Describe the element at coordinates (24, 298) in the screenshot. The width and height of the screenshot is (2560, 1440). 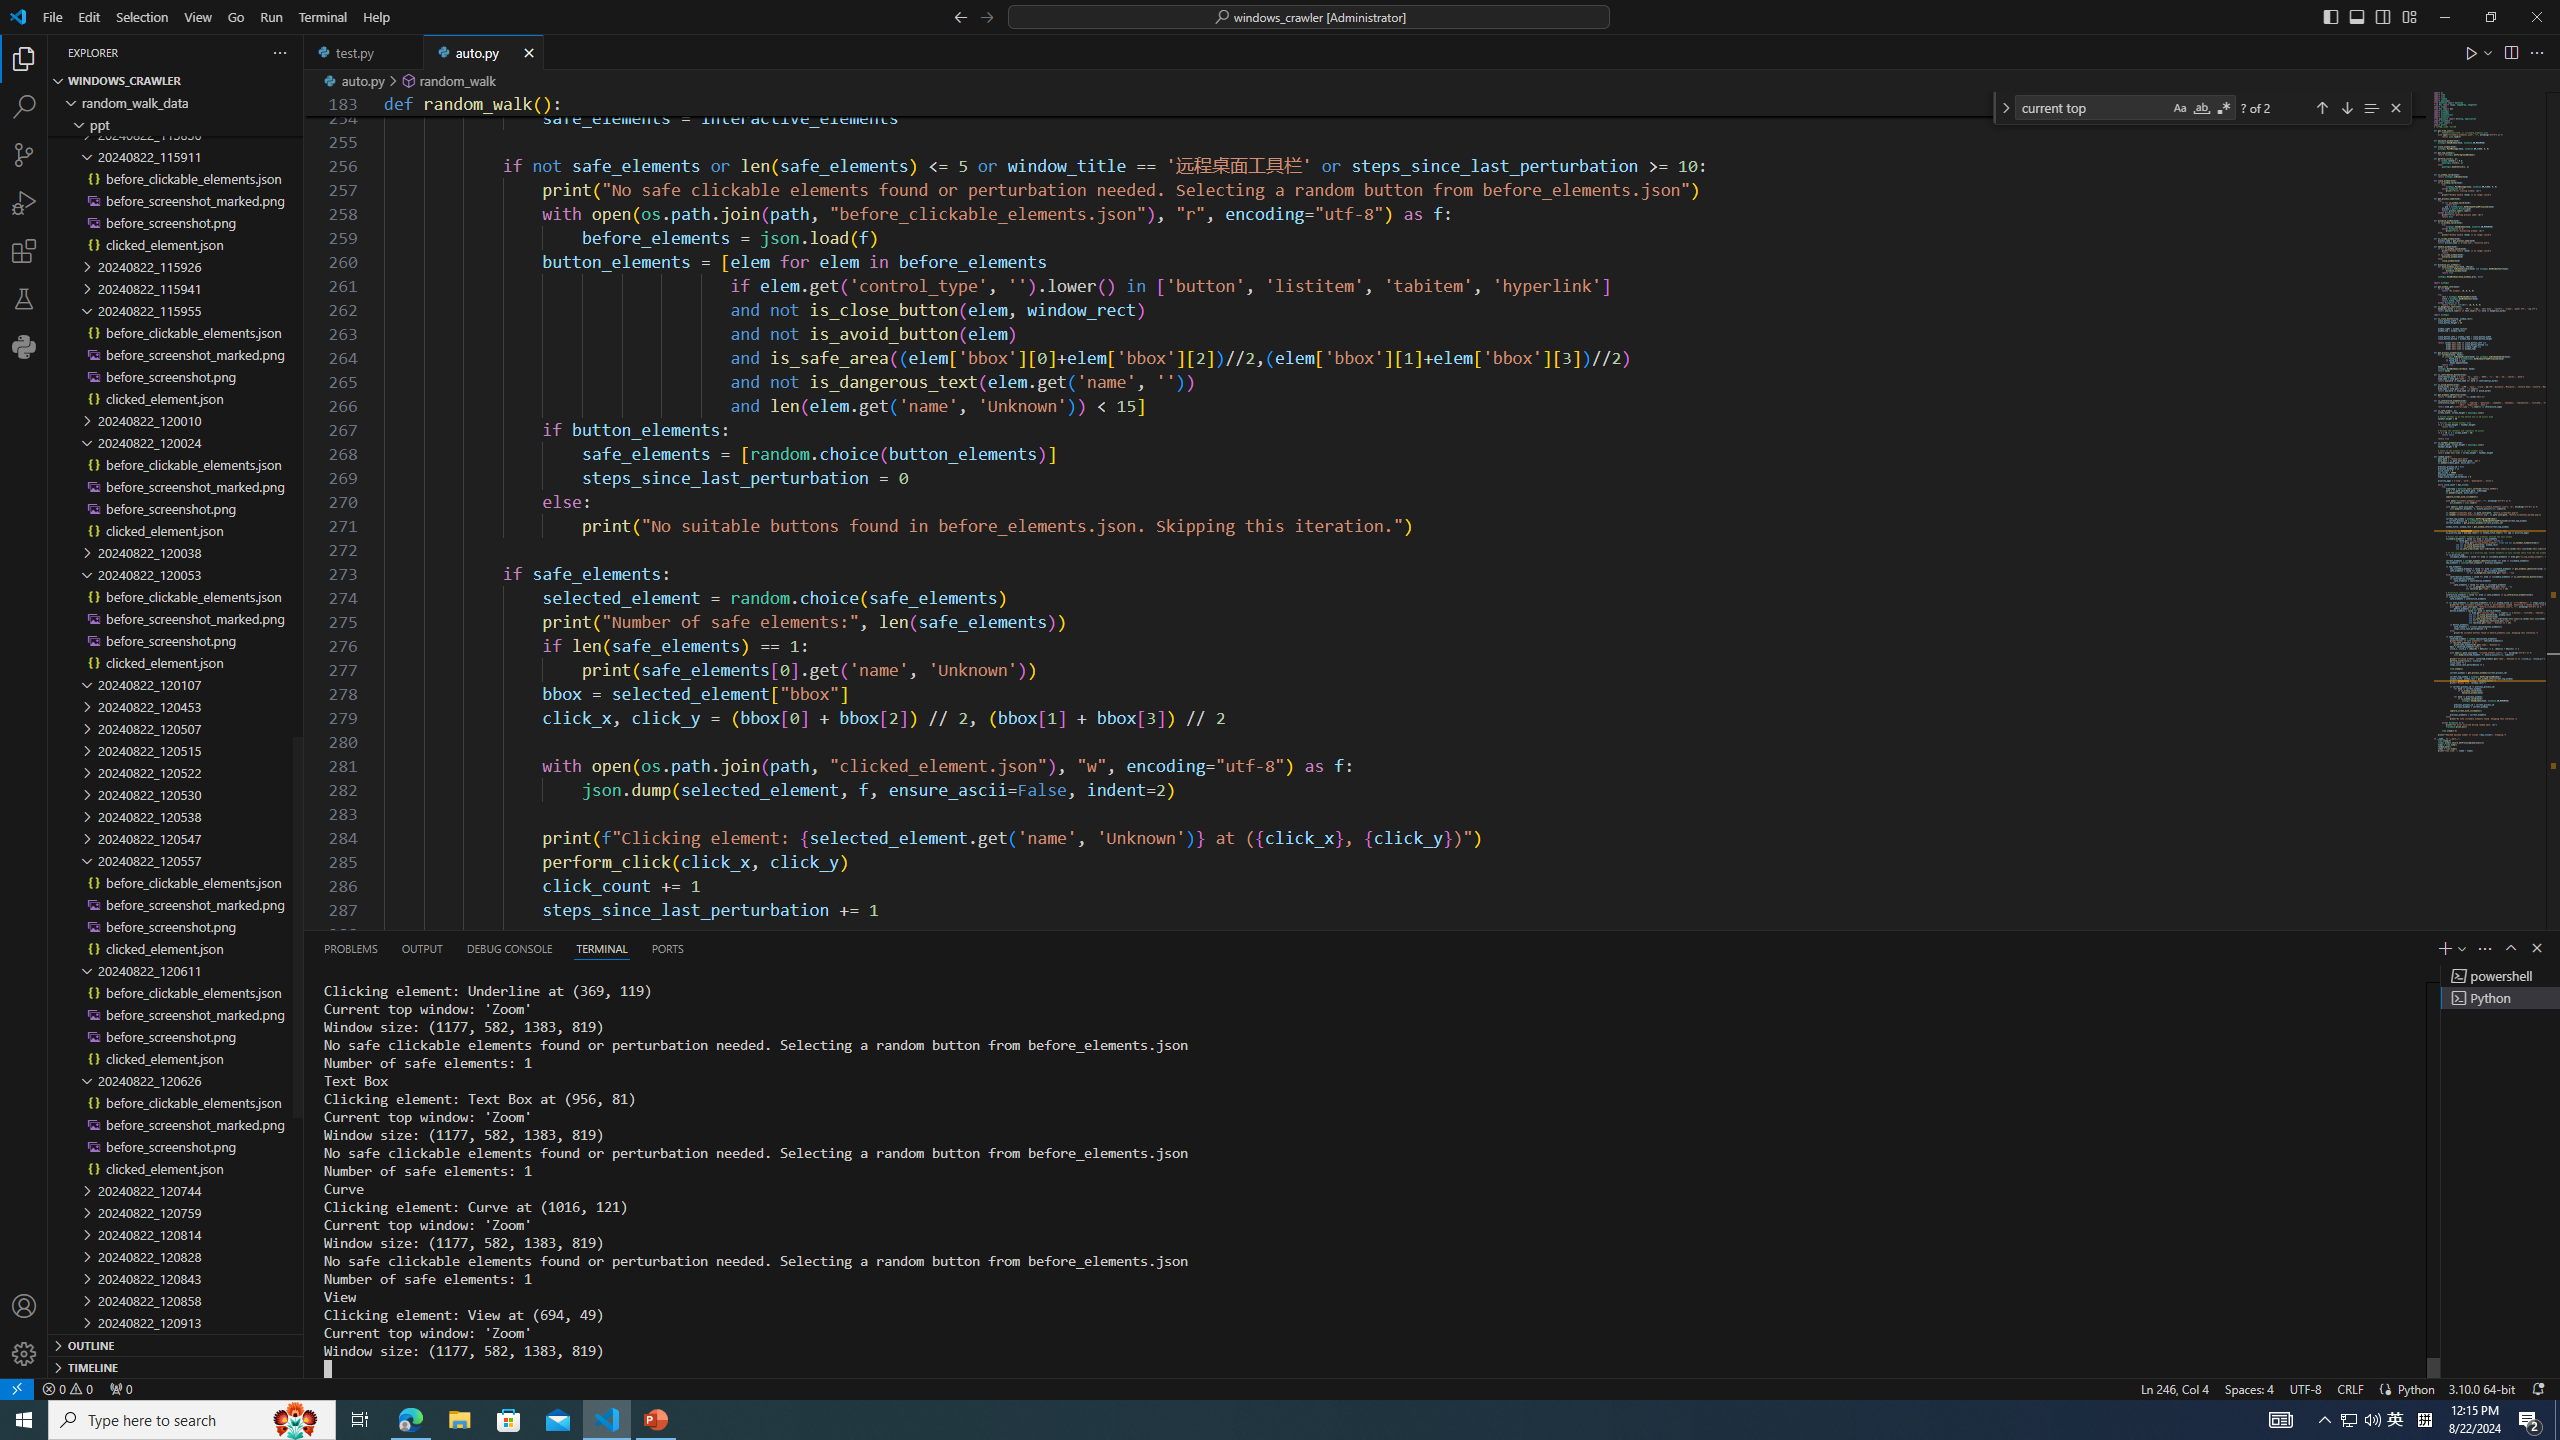
I see `'Testing'` at that location.